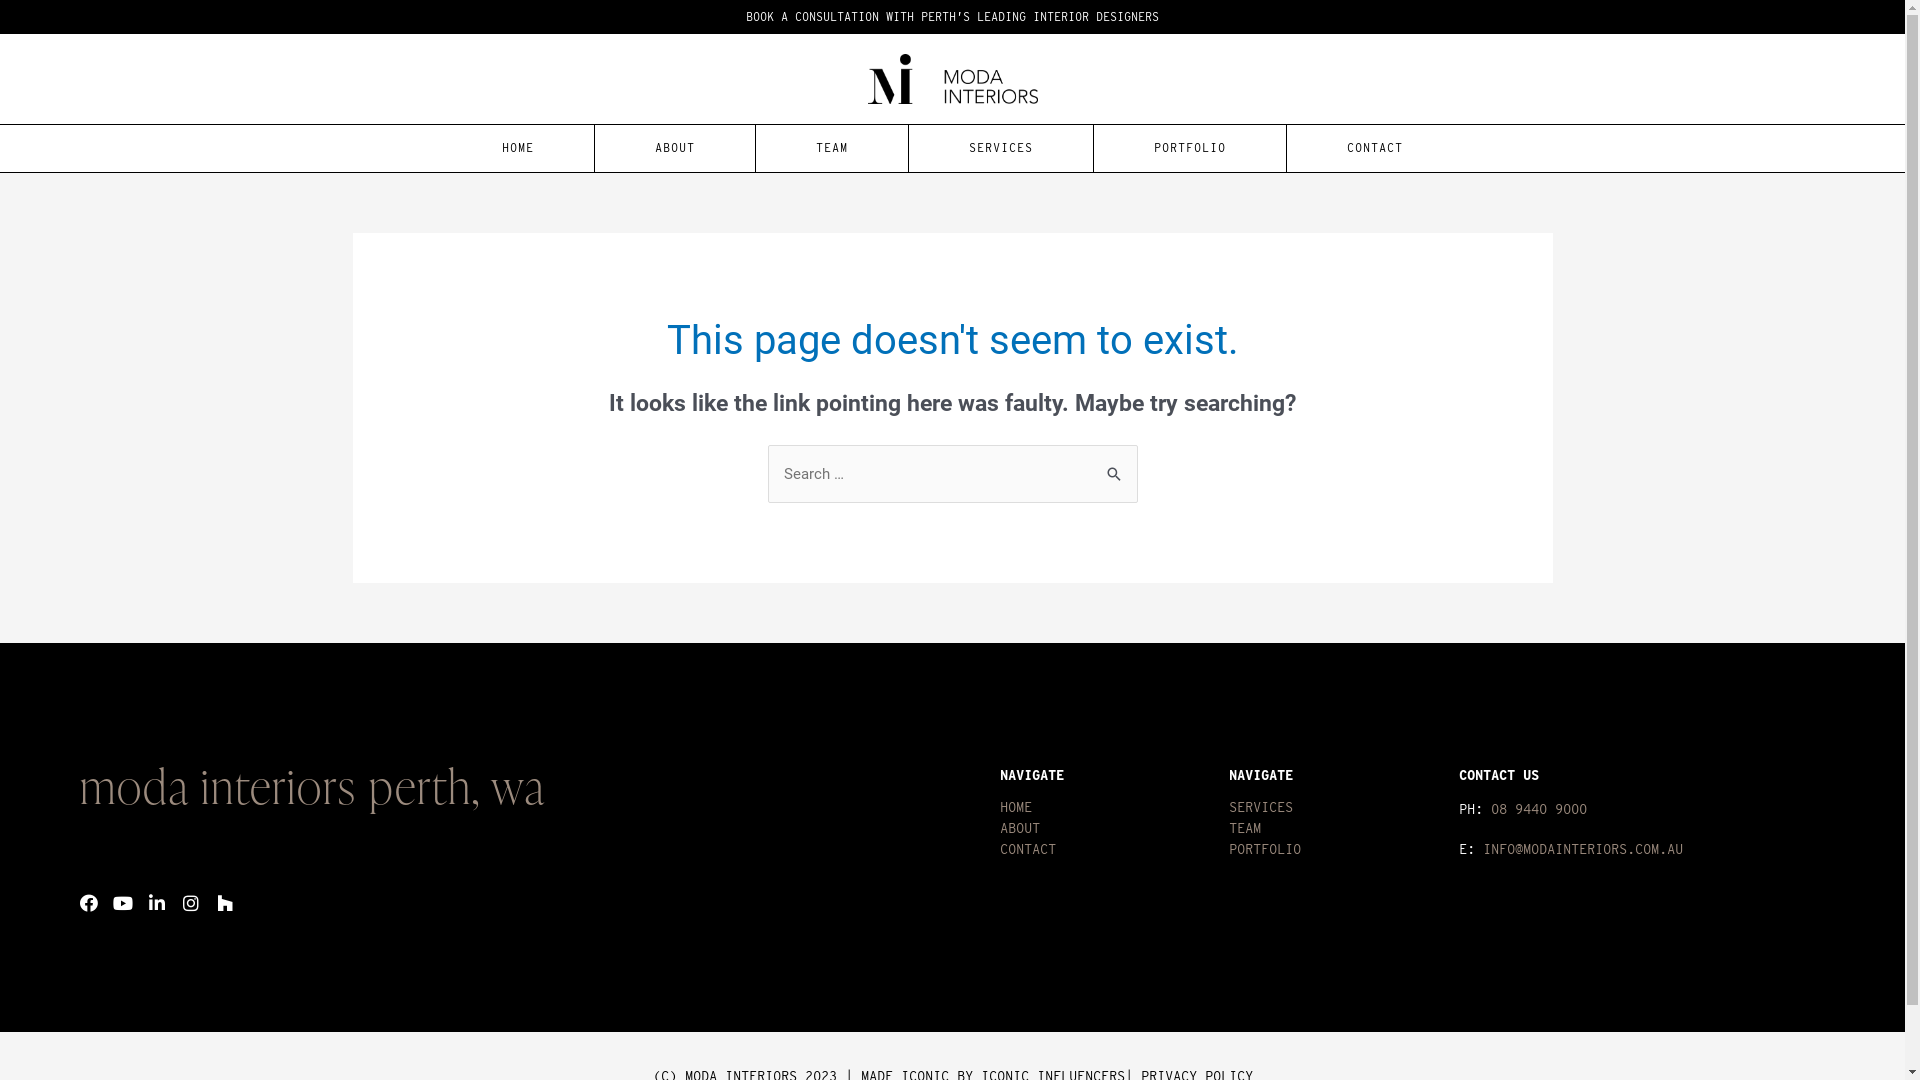  I want to click on 'Houzz', so click(225, 902).